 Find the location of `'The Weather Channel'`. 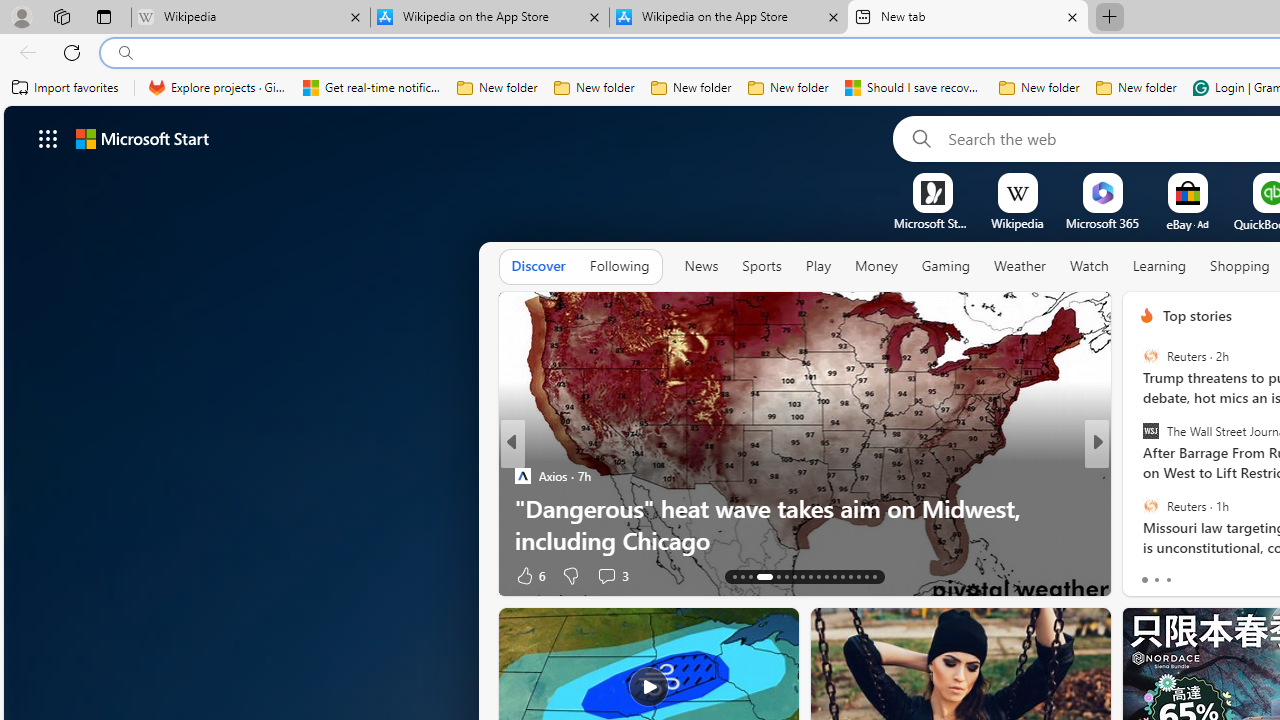

'The Weather Channel' is located at coordinates (1138, 475).